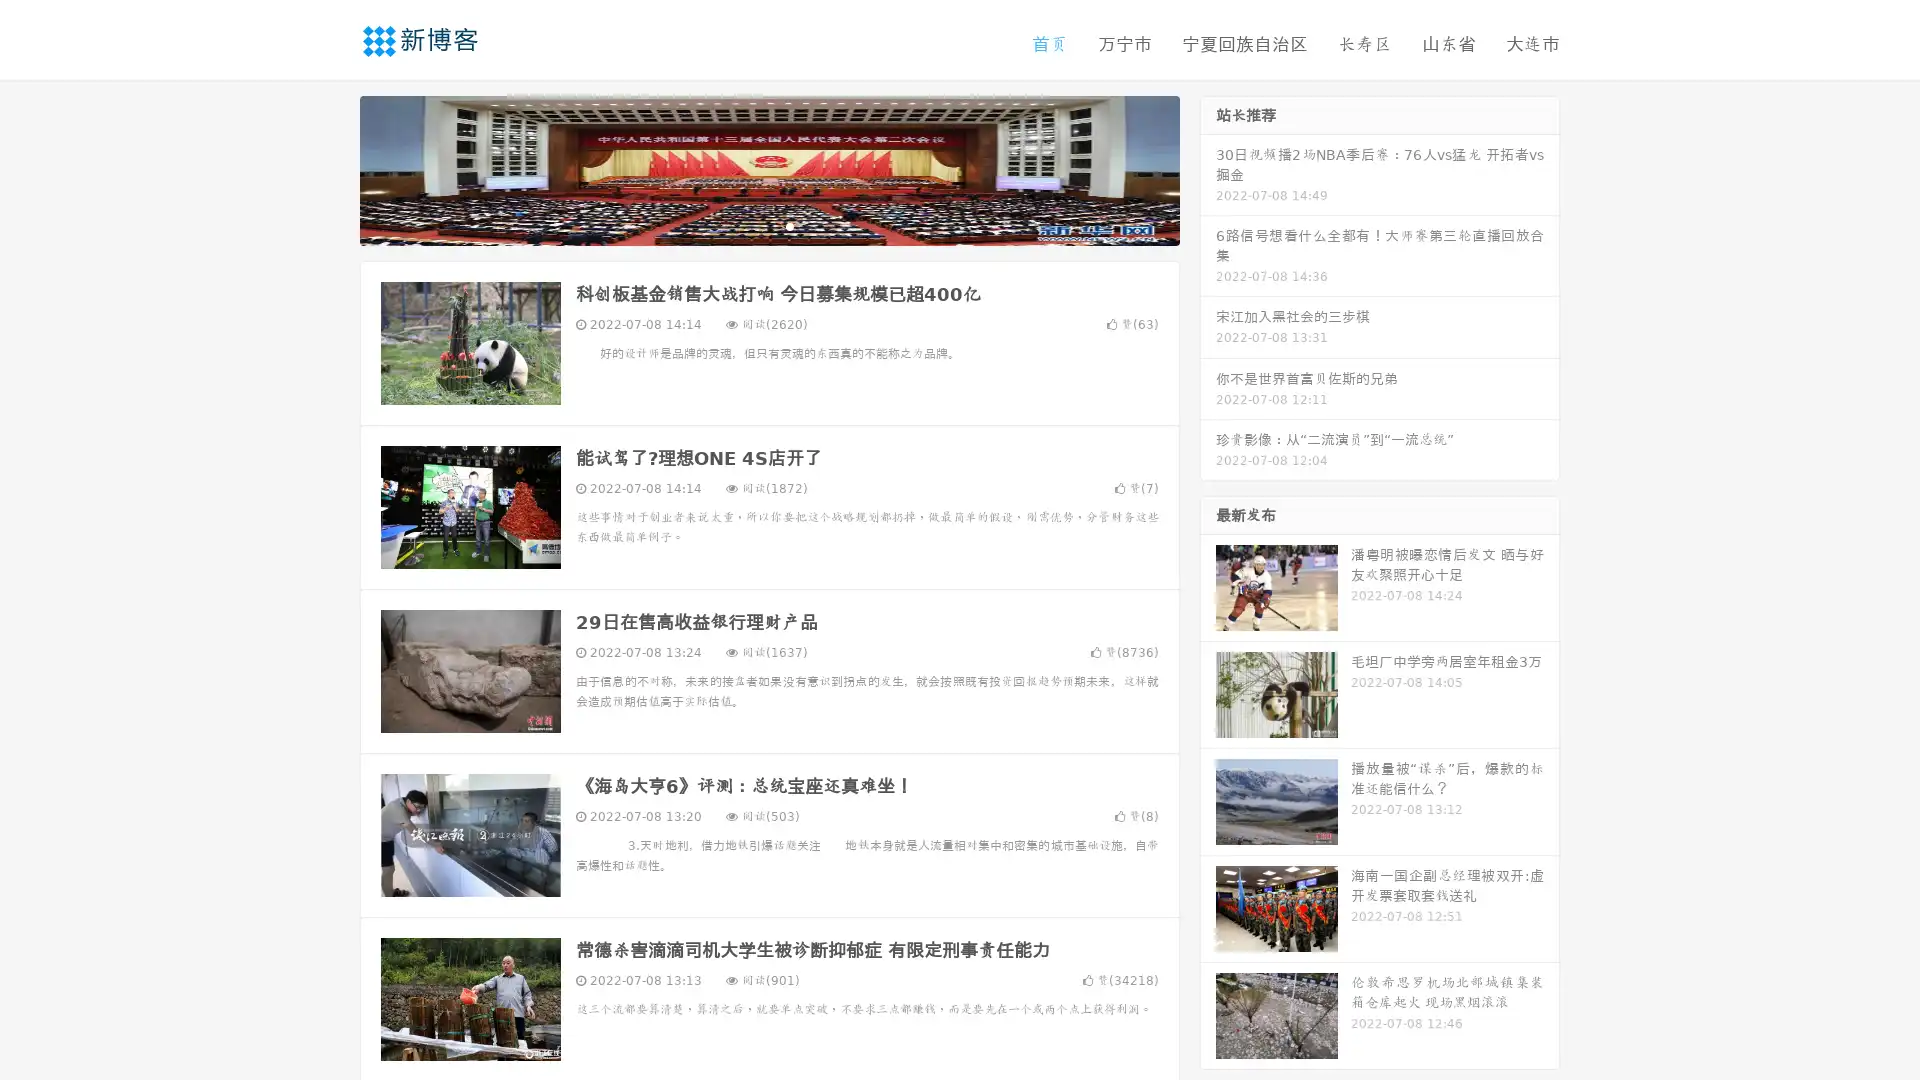  What do you see at coordinates (1208, 168) in the screenshot?
I see `Next slide` at bounding box center [1208, 168].